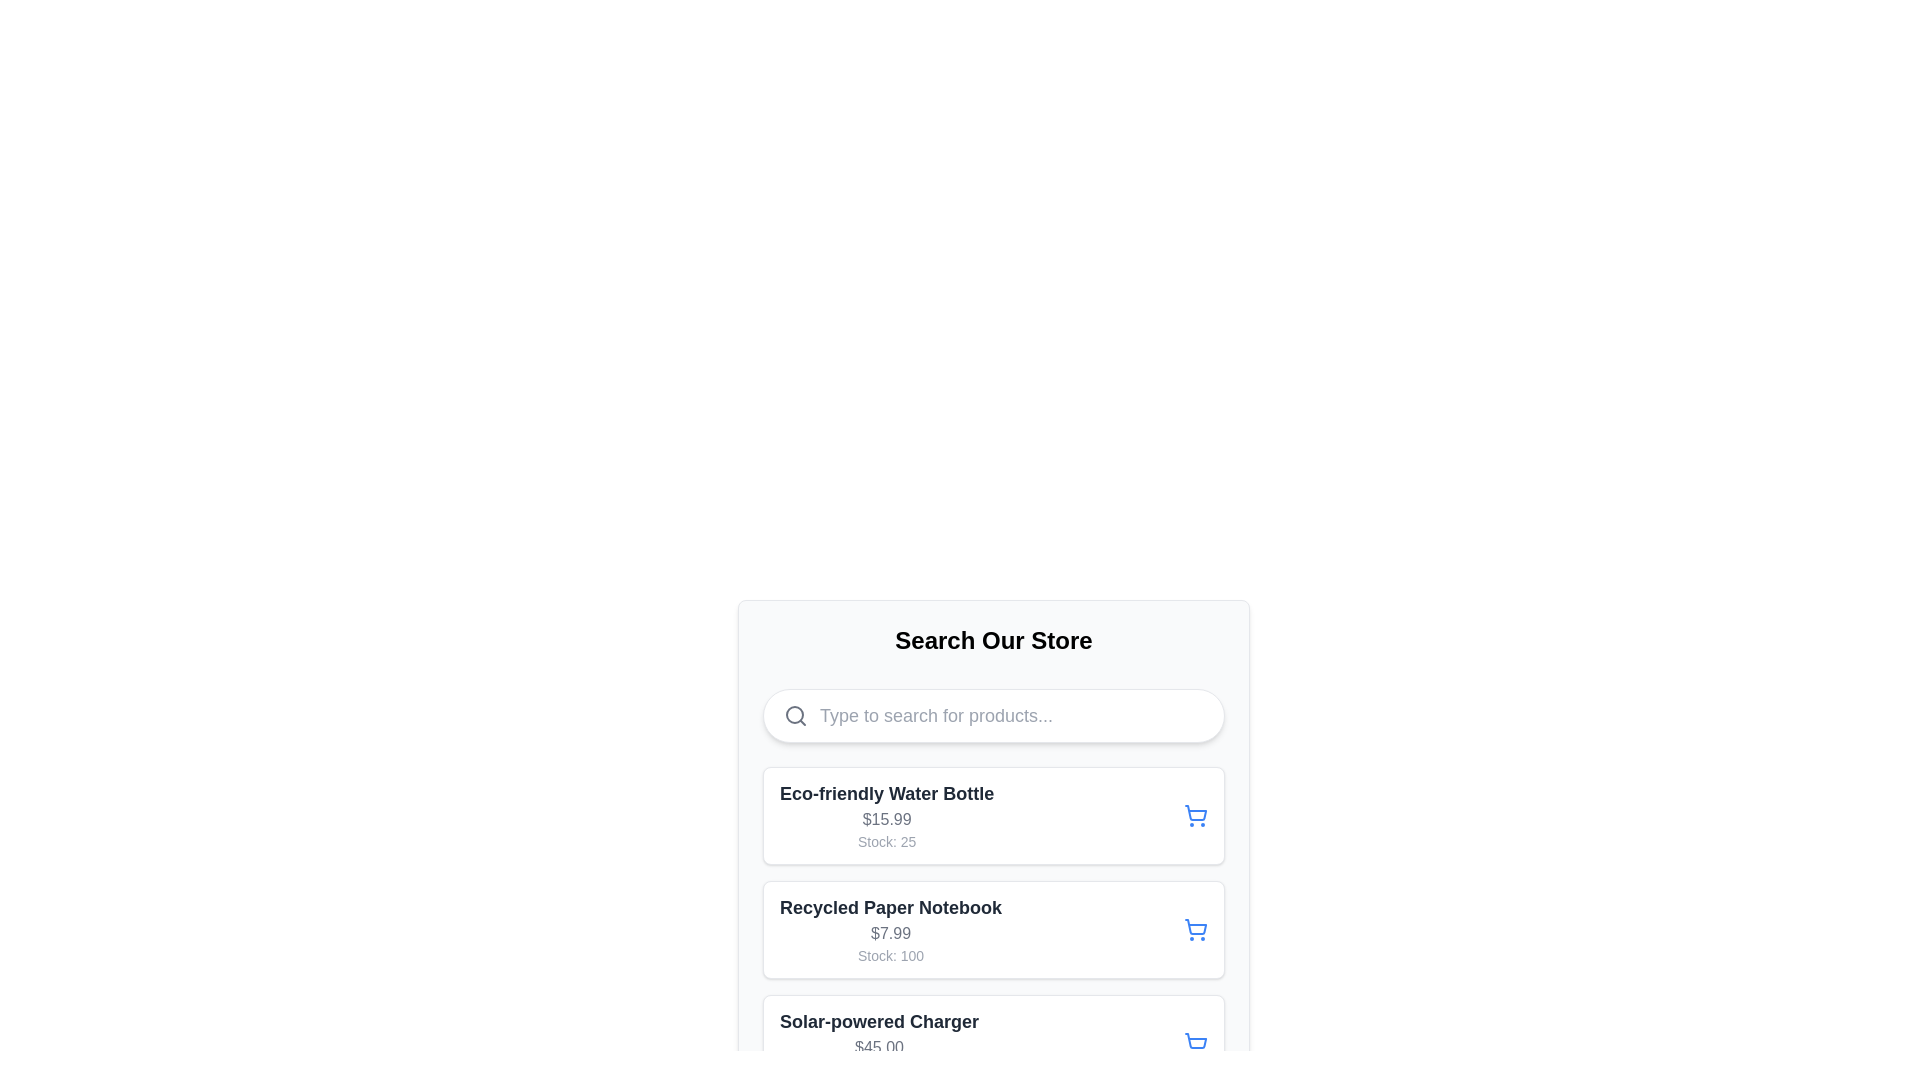 The width and height of the screenshot is (1920, 1080). I want to click on the static text label displaying the price '$15.99' which is styled in gray and located beneath the product title 'Eco-friendly Water Bottle.', so click(886, 820).